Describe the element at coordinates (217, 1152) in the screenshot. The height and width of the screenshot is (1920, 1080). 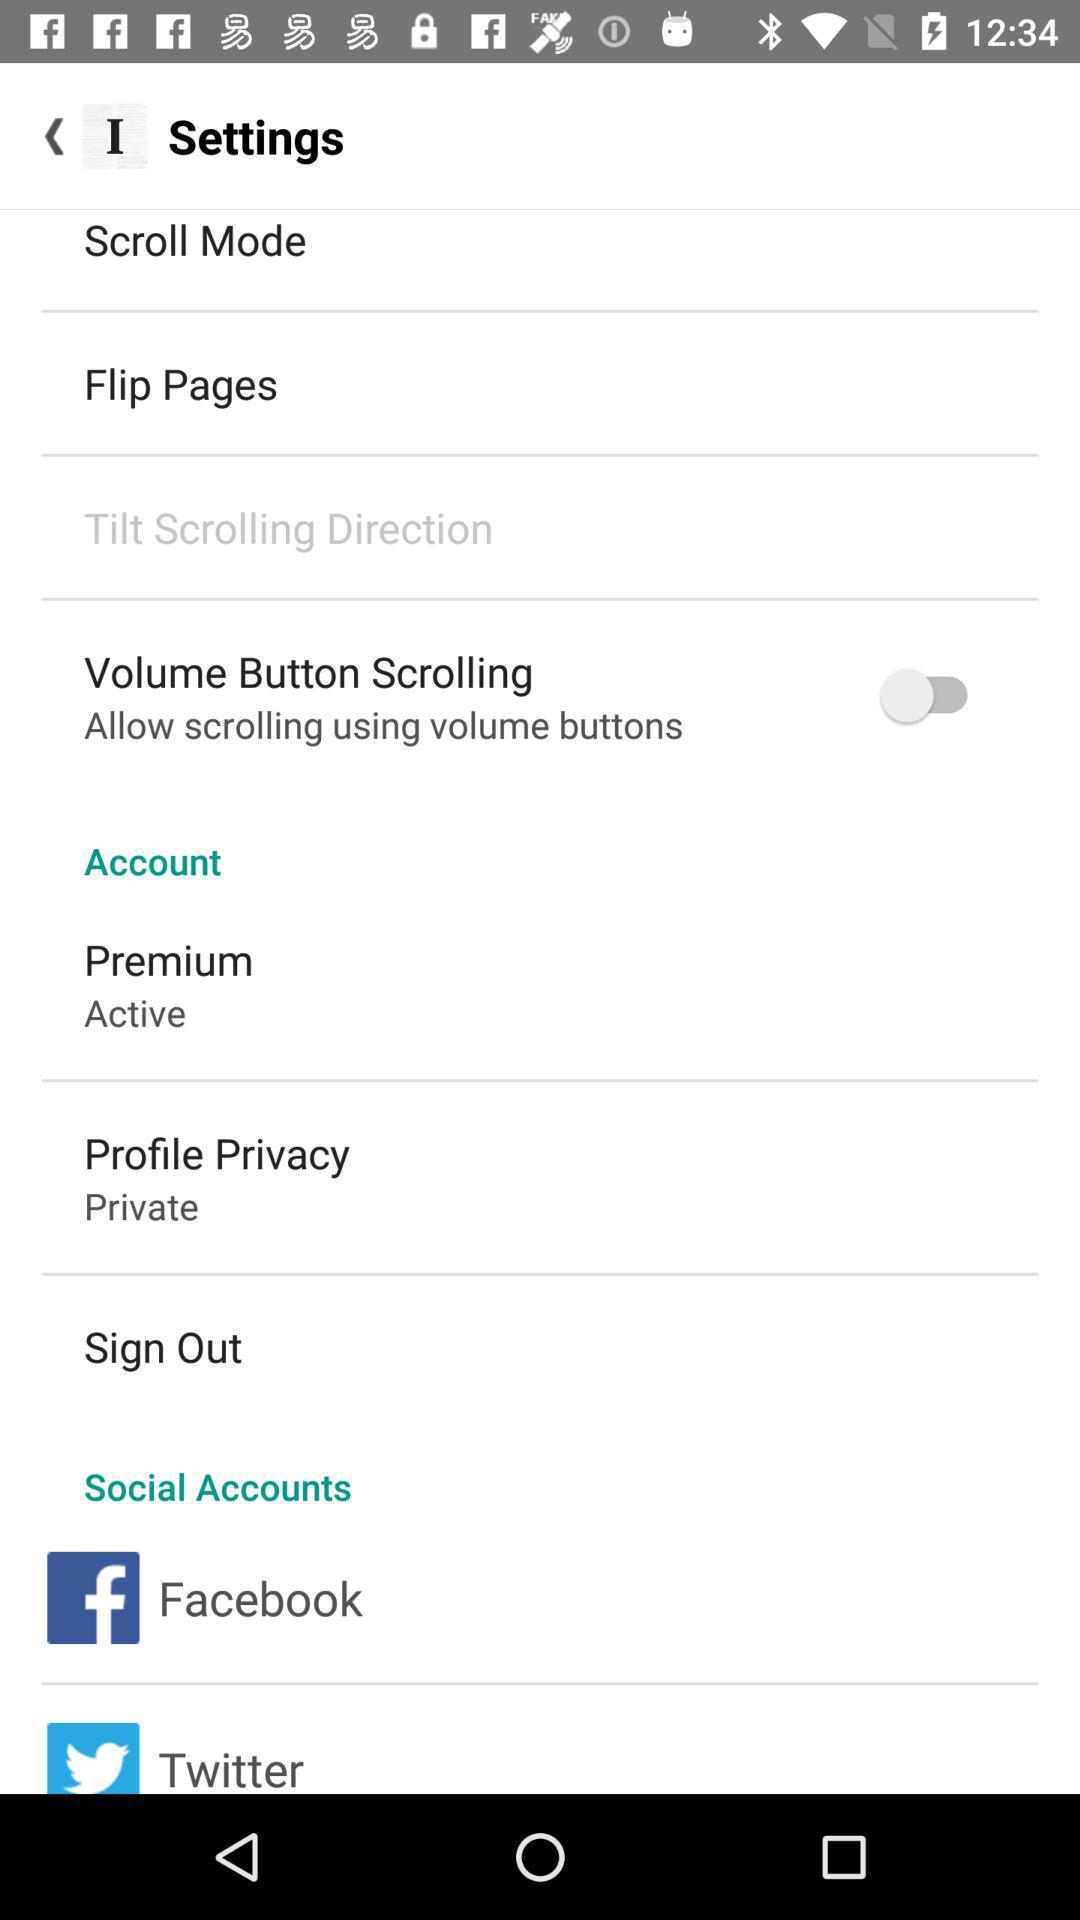
I see `the item below the active item` at that location.